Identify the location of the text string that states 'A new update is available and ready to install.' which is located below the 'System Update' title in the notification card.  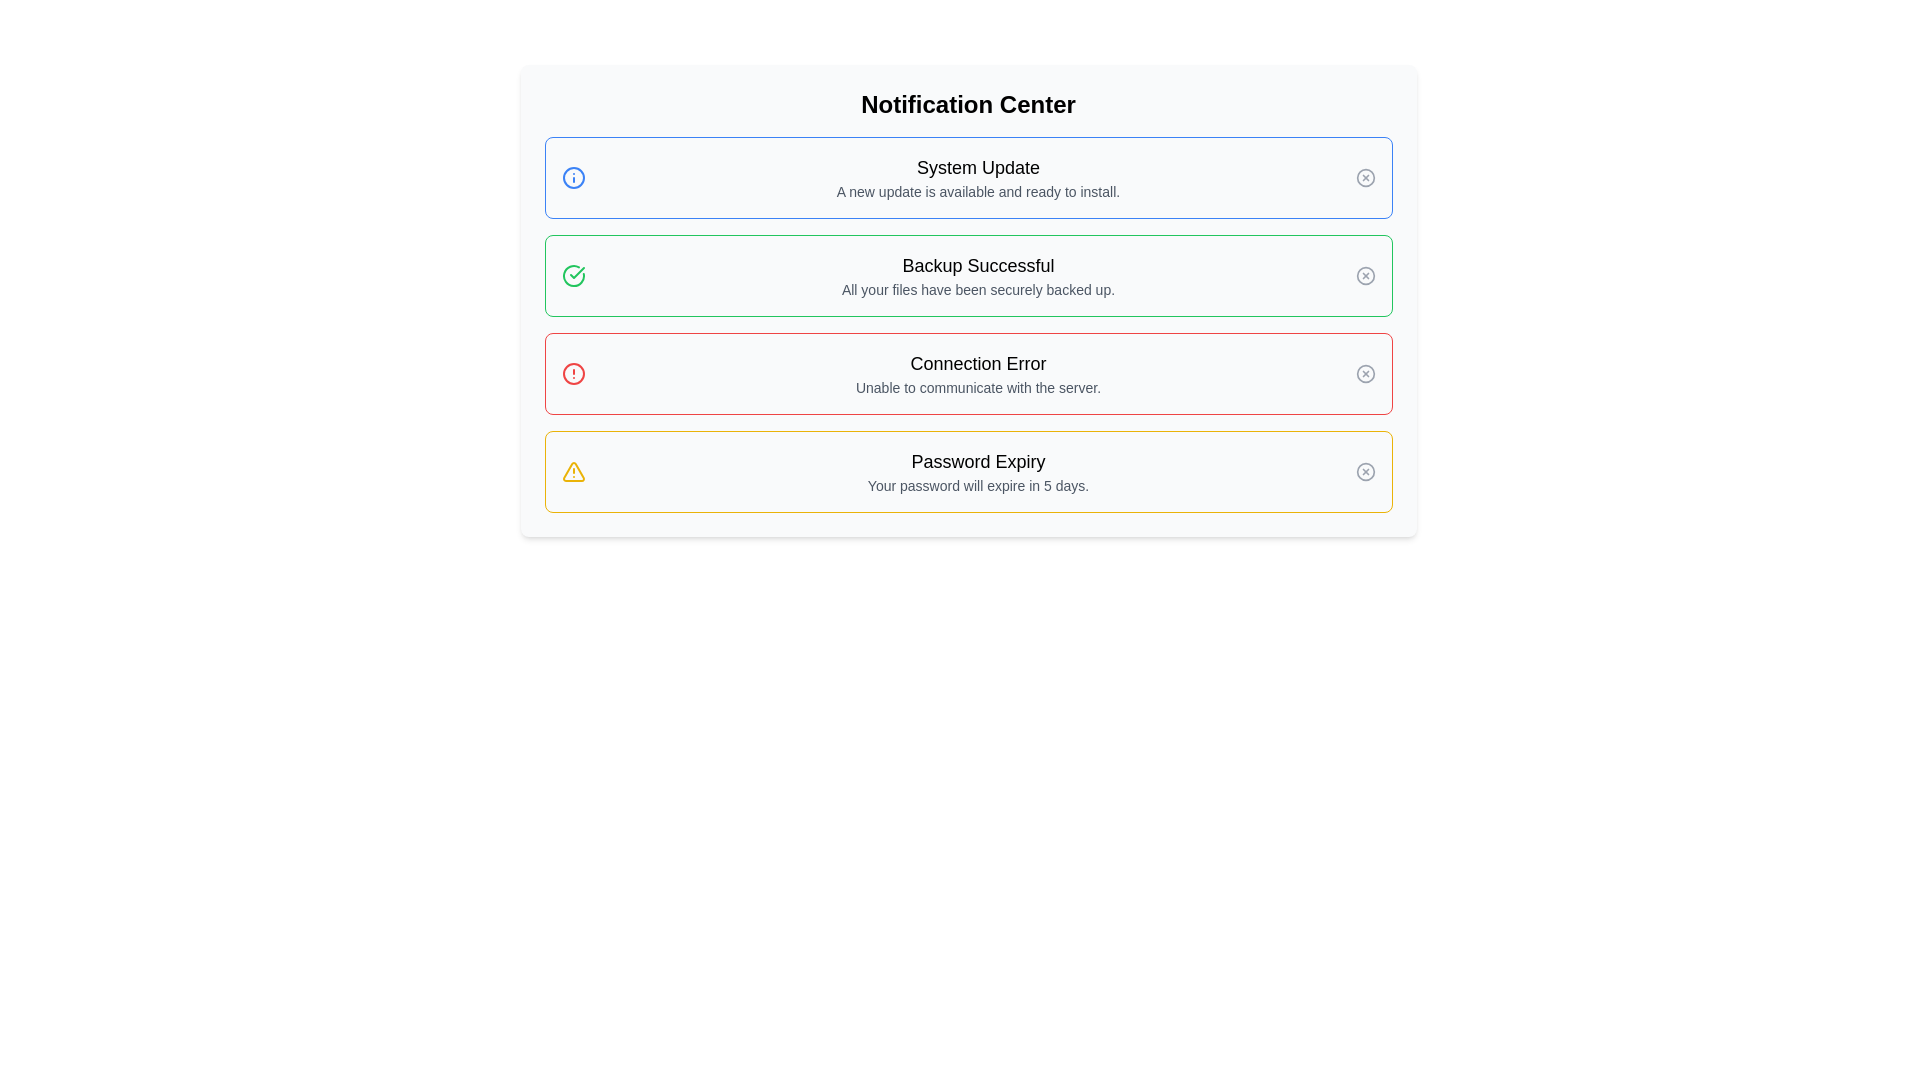
(978, 192).